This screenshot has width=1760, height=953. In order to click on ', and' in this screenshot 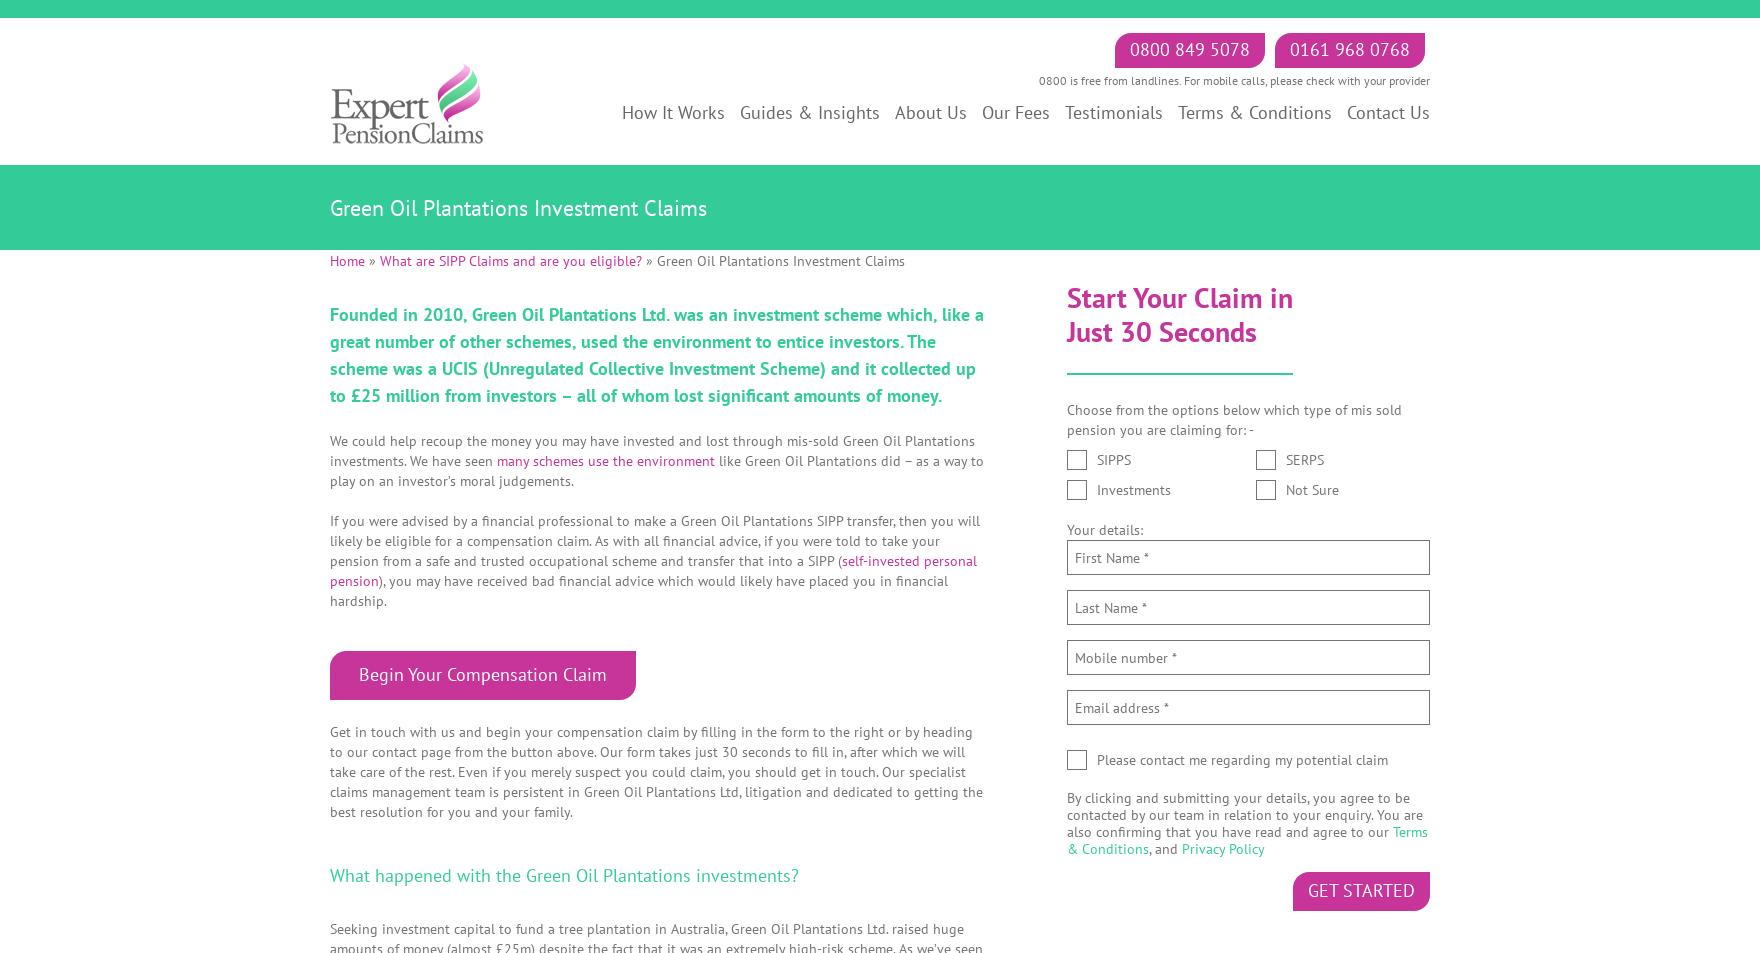, I will do `click(1164, 847)`.